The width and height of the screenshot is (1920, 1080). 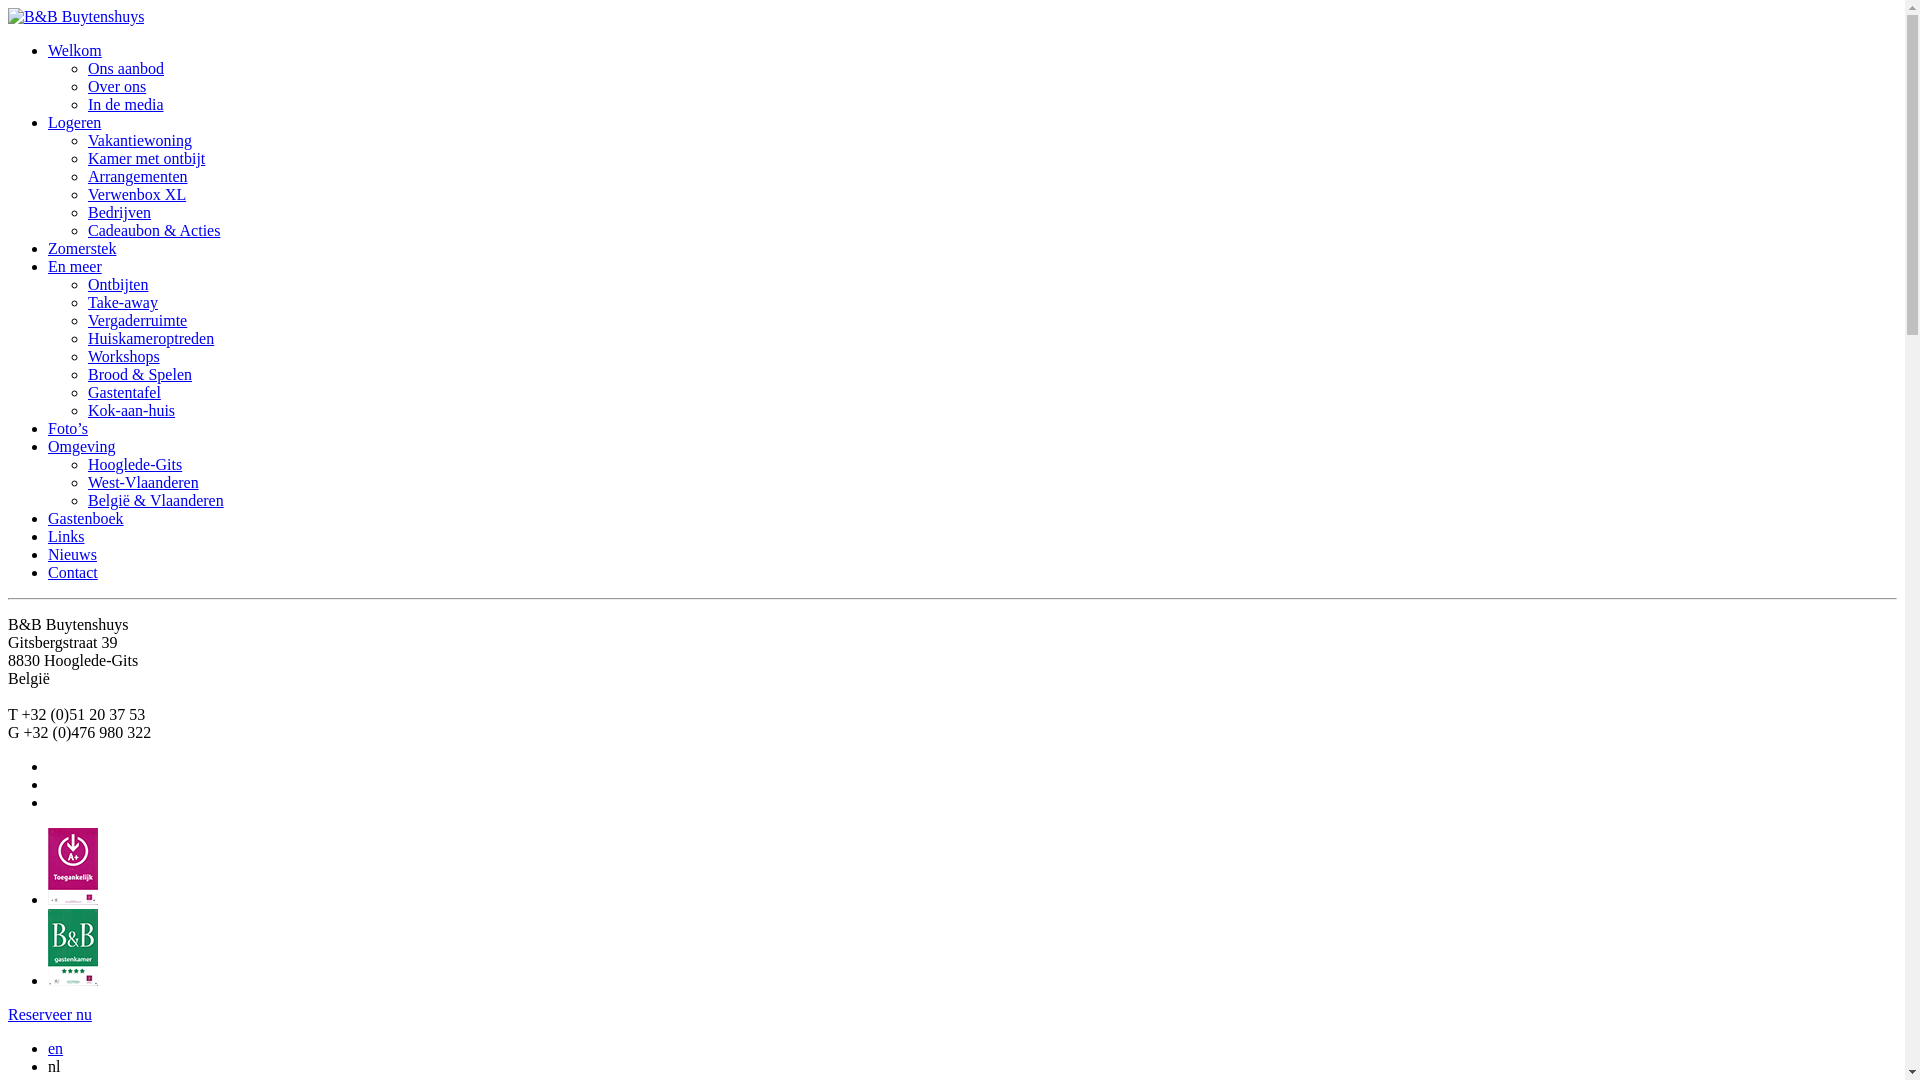 What do you see at coordinates (86, 85) in the screenshot?
I see `'Over ons'` at bounding box center [86, 85].